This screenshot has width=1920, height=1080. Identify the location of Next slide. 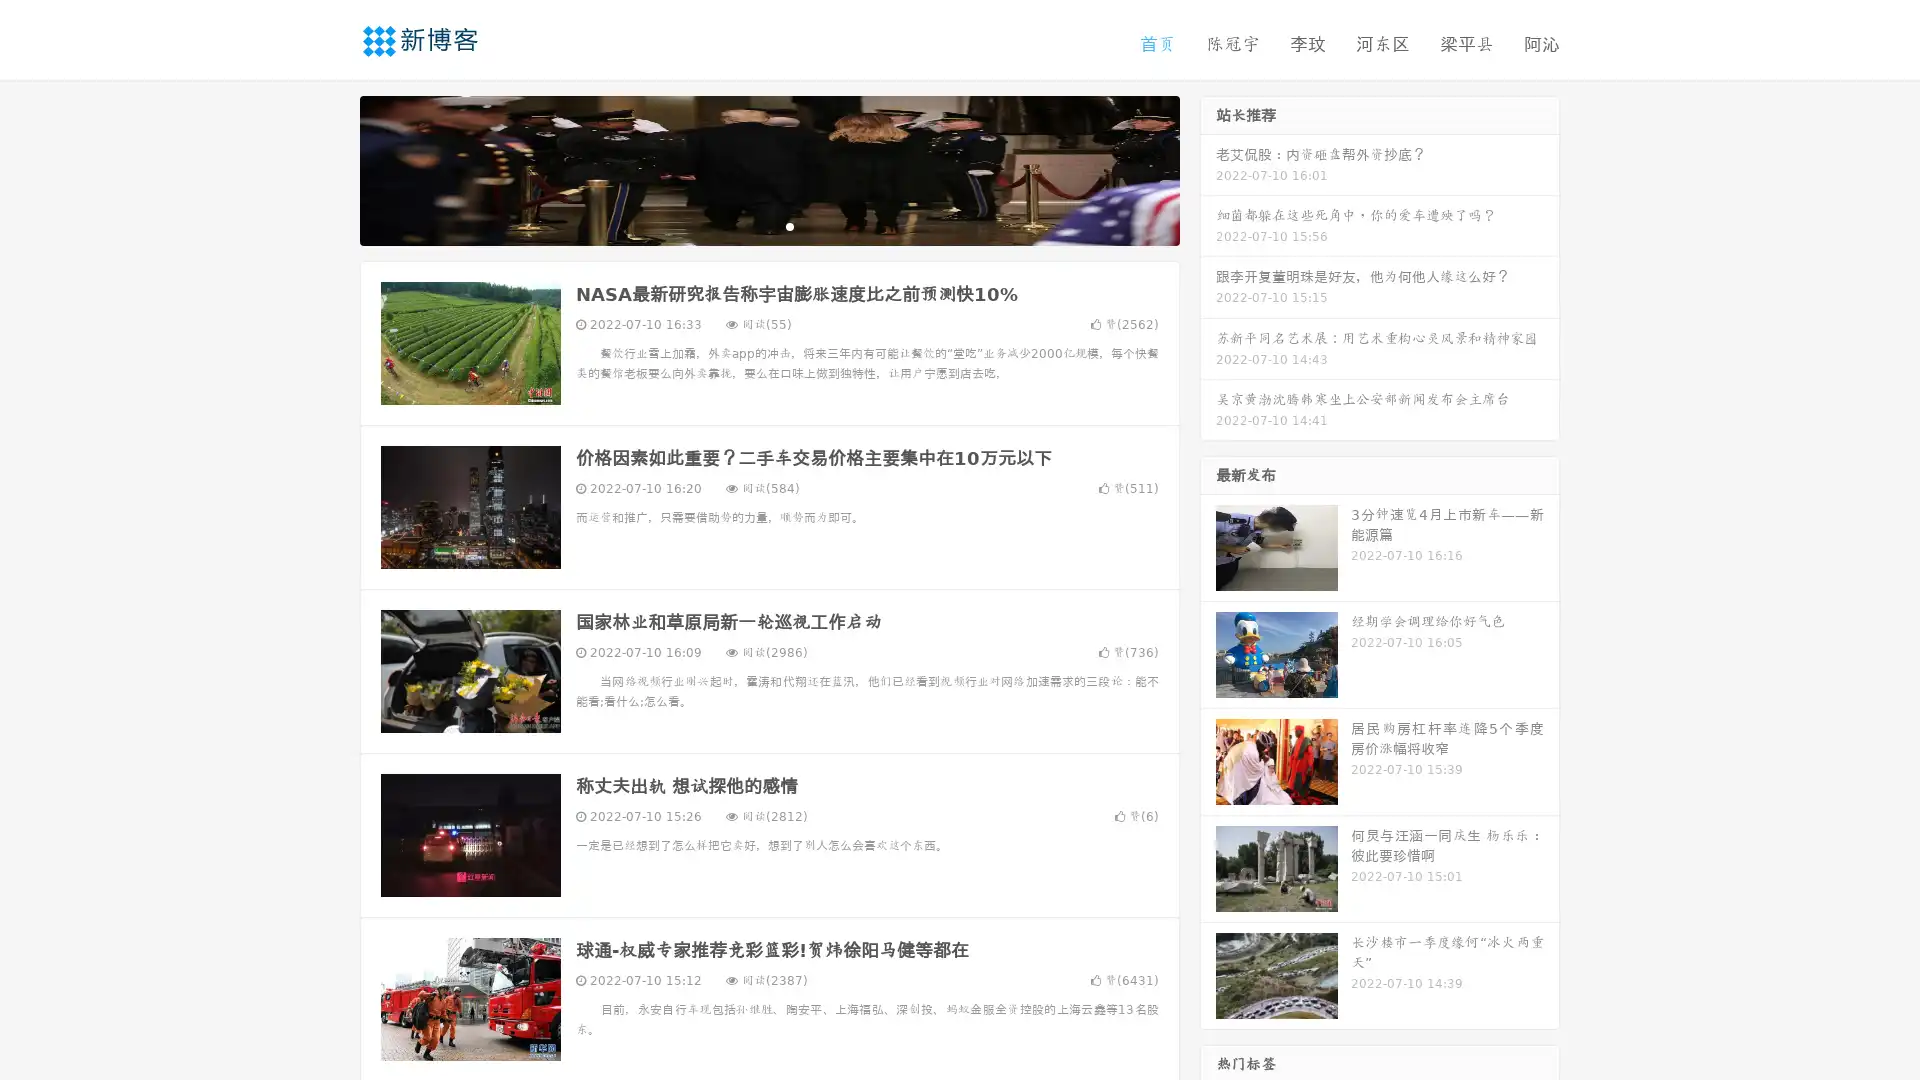
(1208, 168).